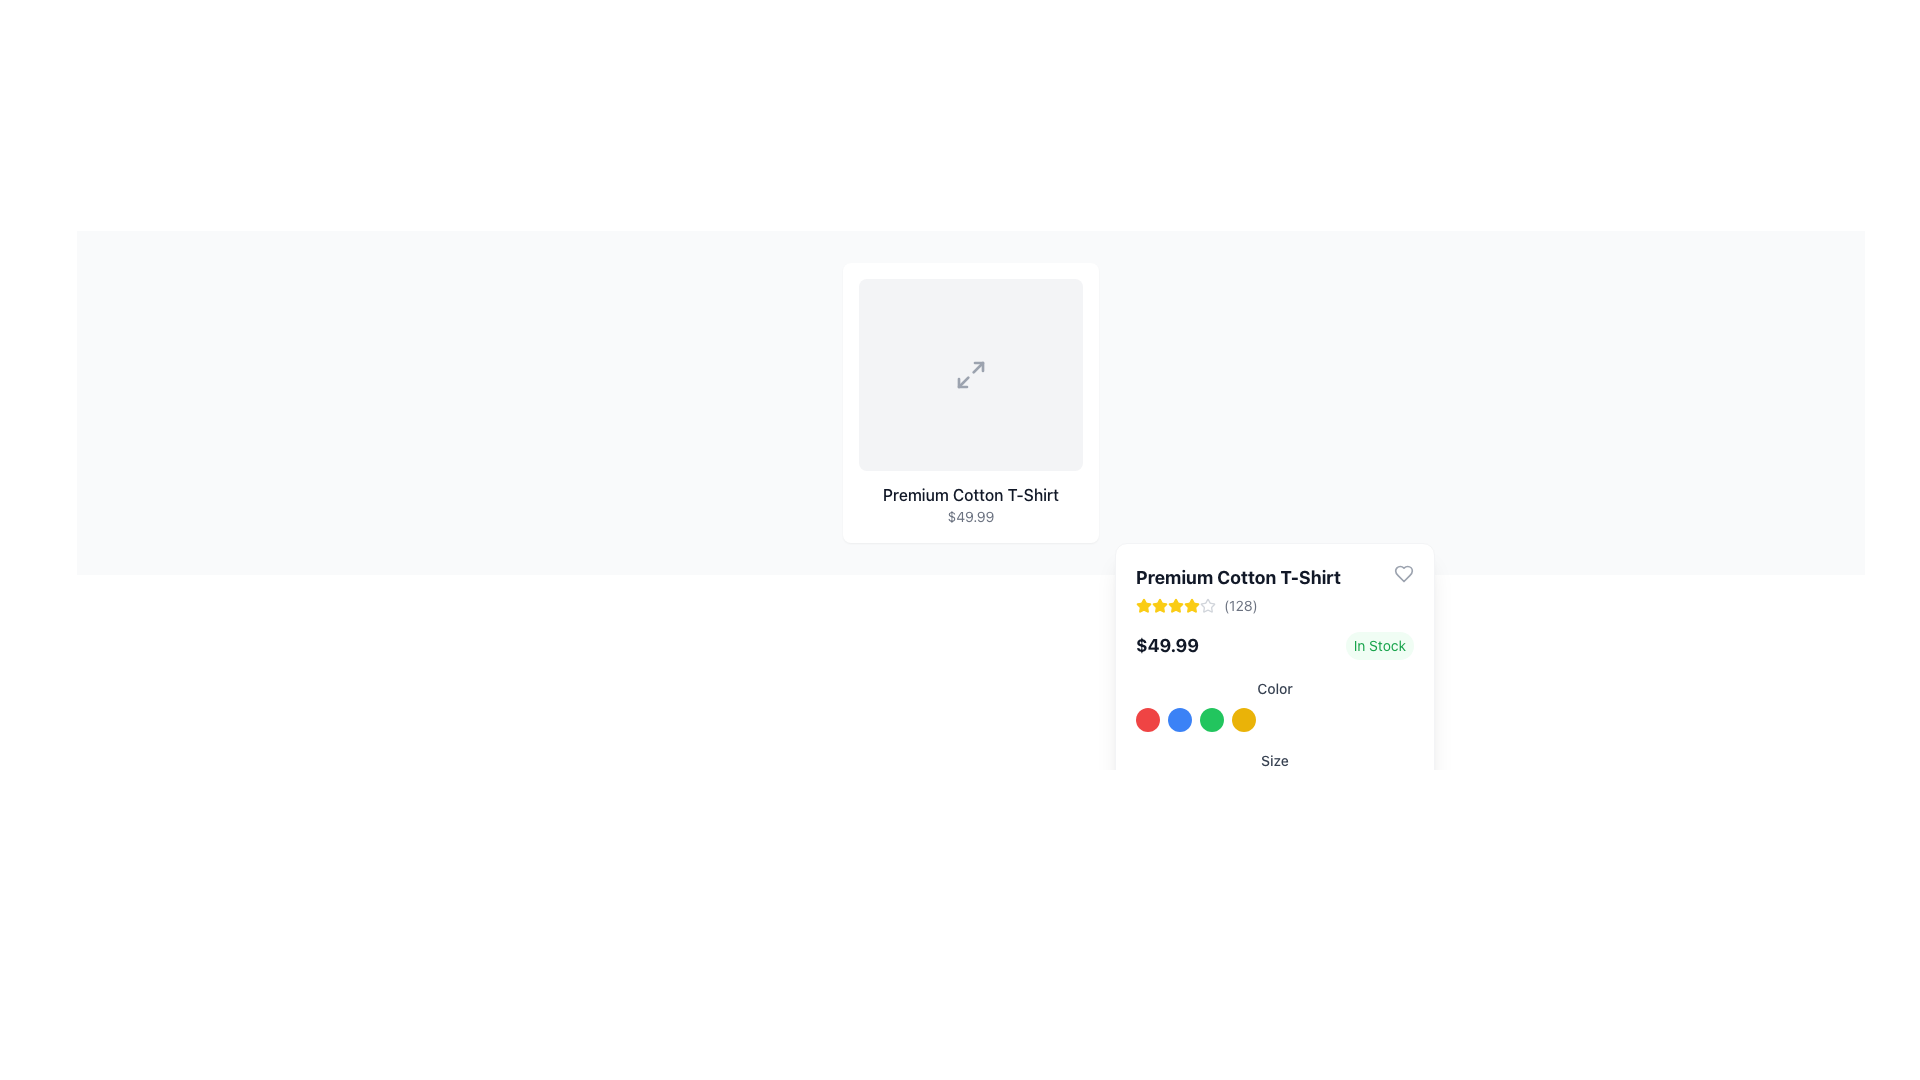  What do you see at coordinates (1180, 720) in the screenshot?
I see `the second selectable color button with a blue background located below the 'Color' text` at bounding box center [1180, 720].